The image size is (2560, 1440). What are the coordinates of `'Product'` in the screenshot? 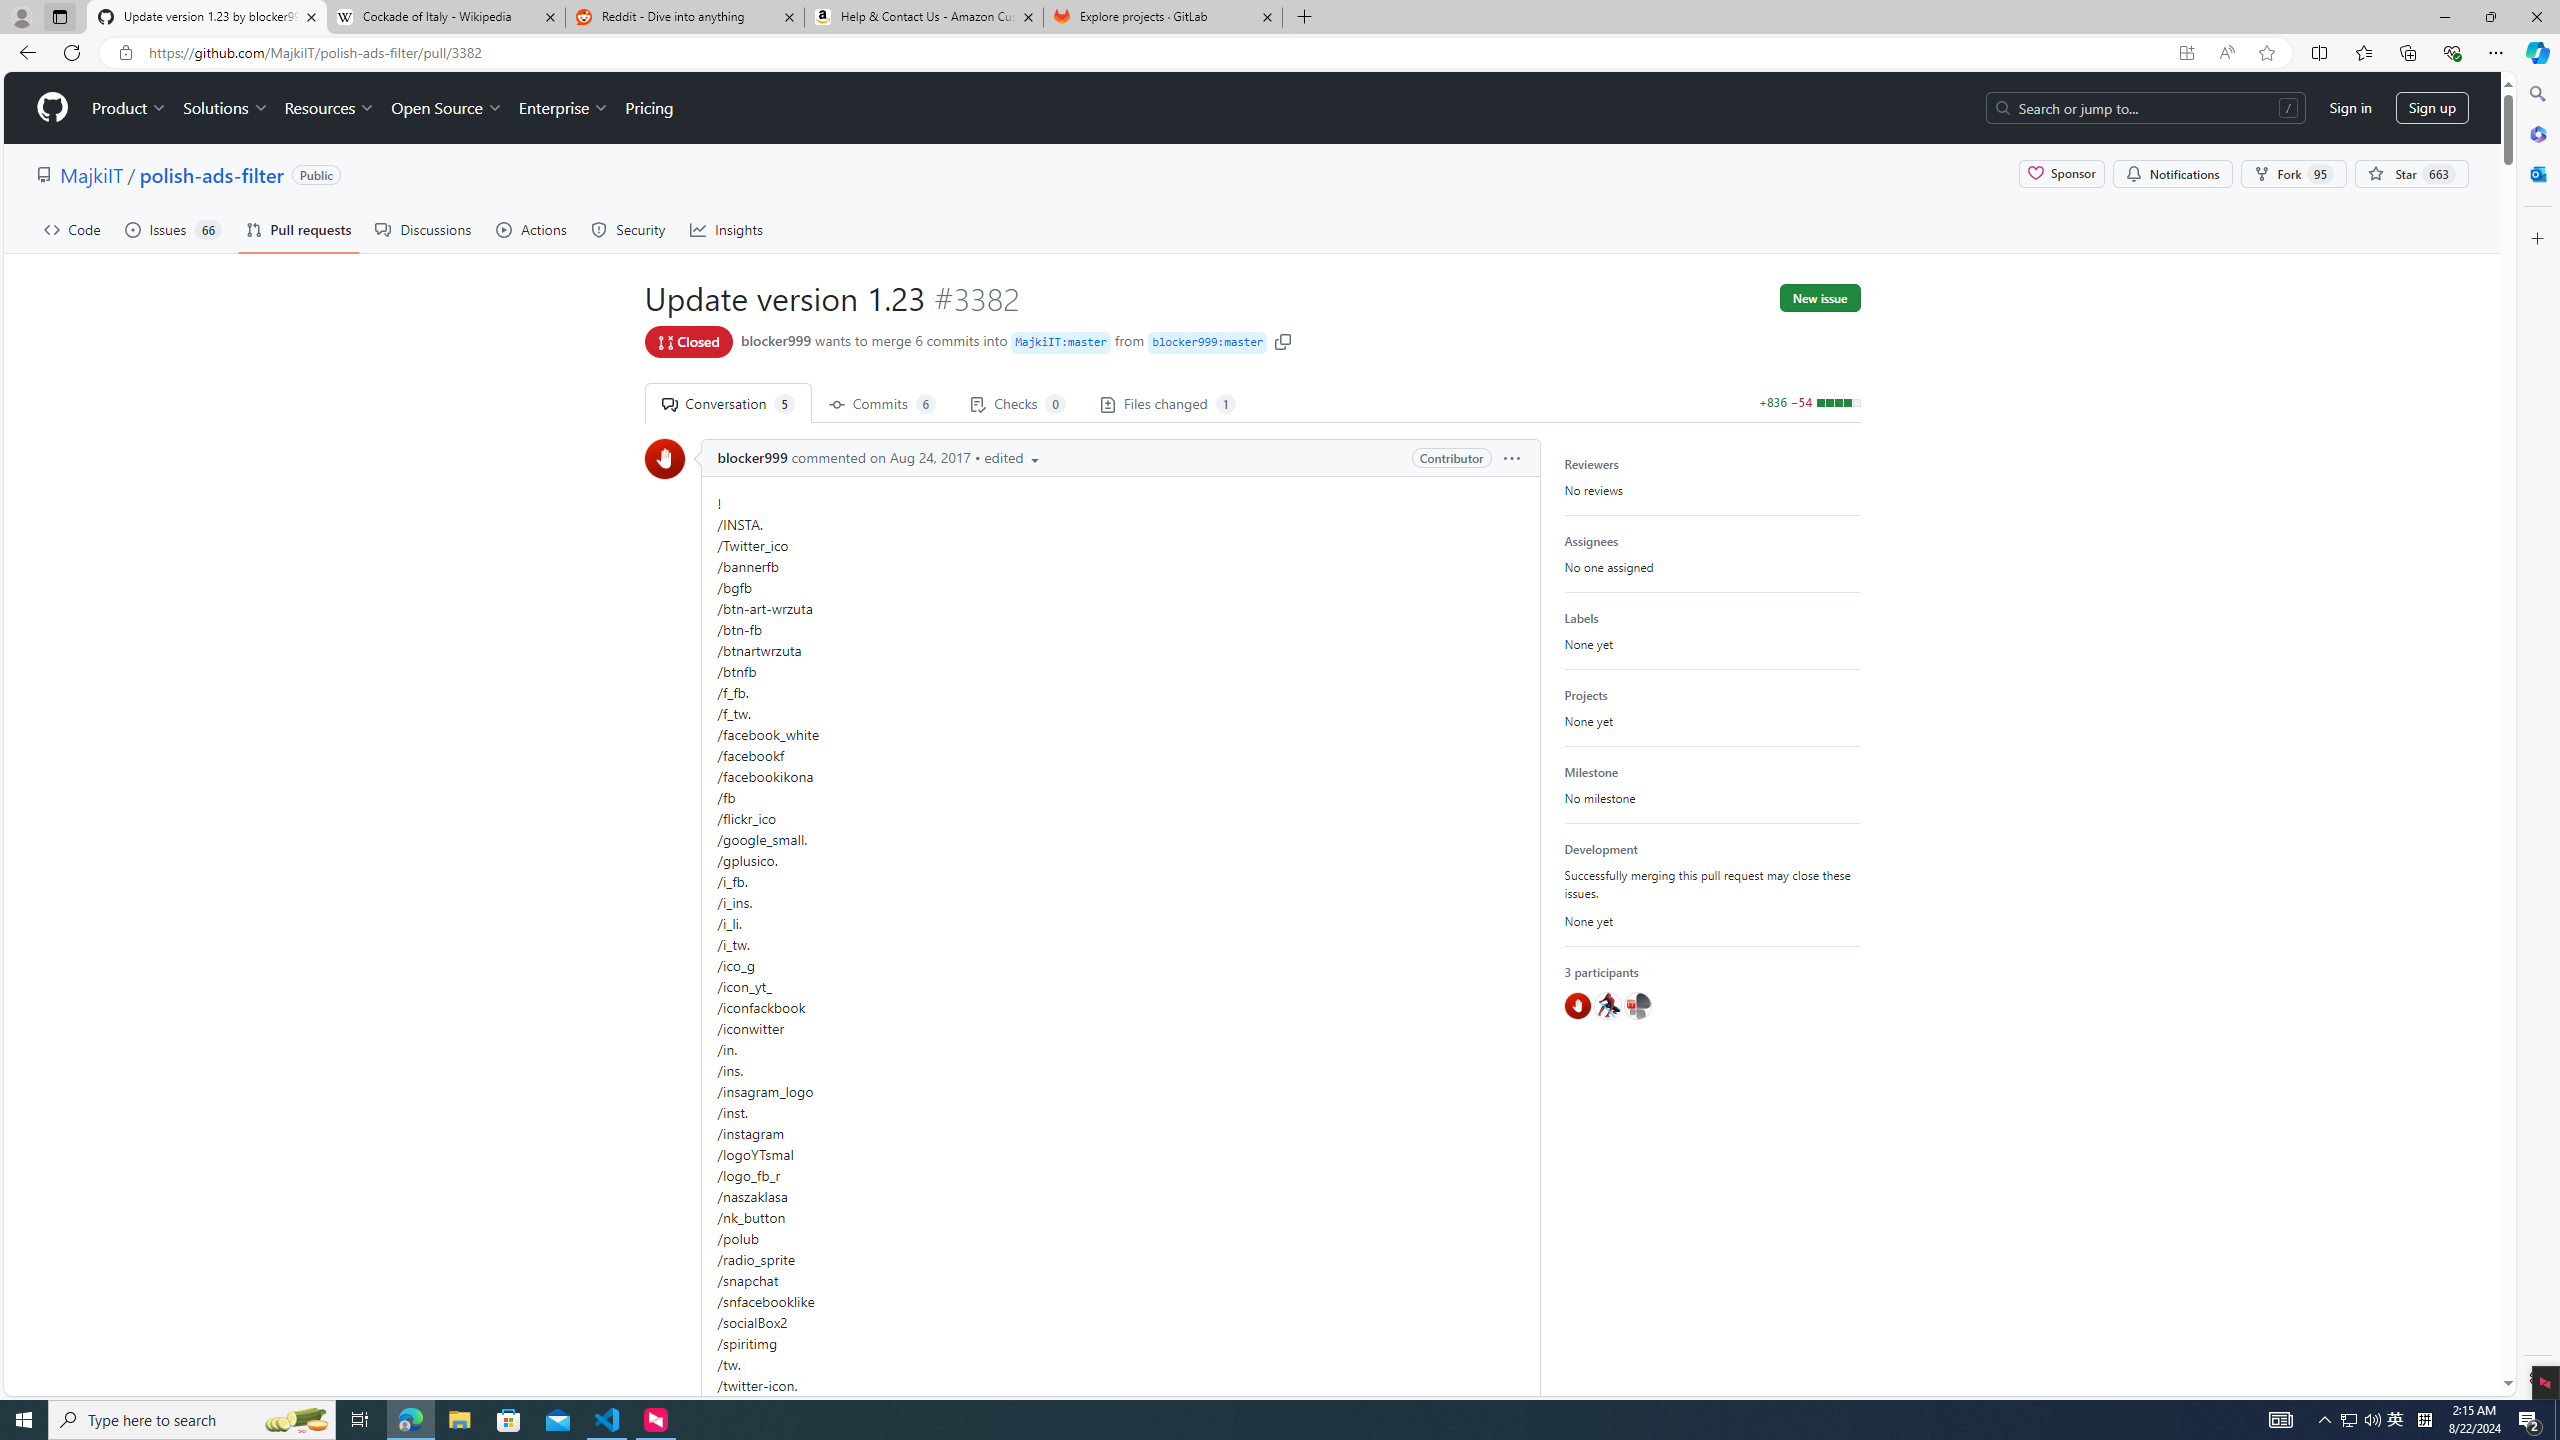 It's located at (130, 107).